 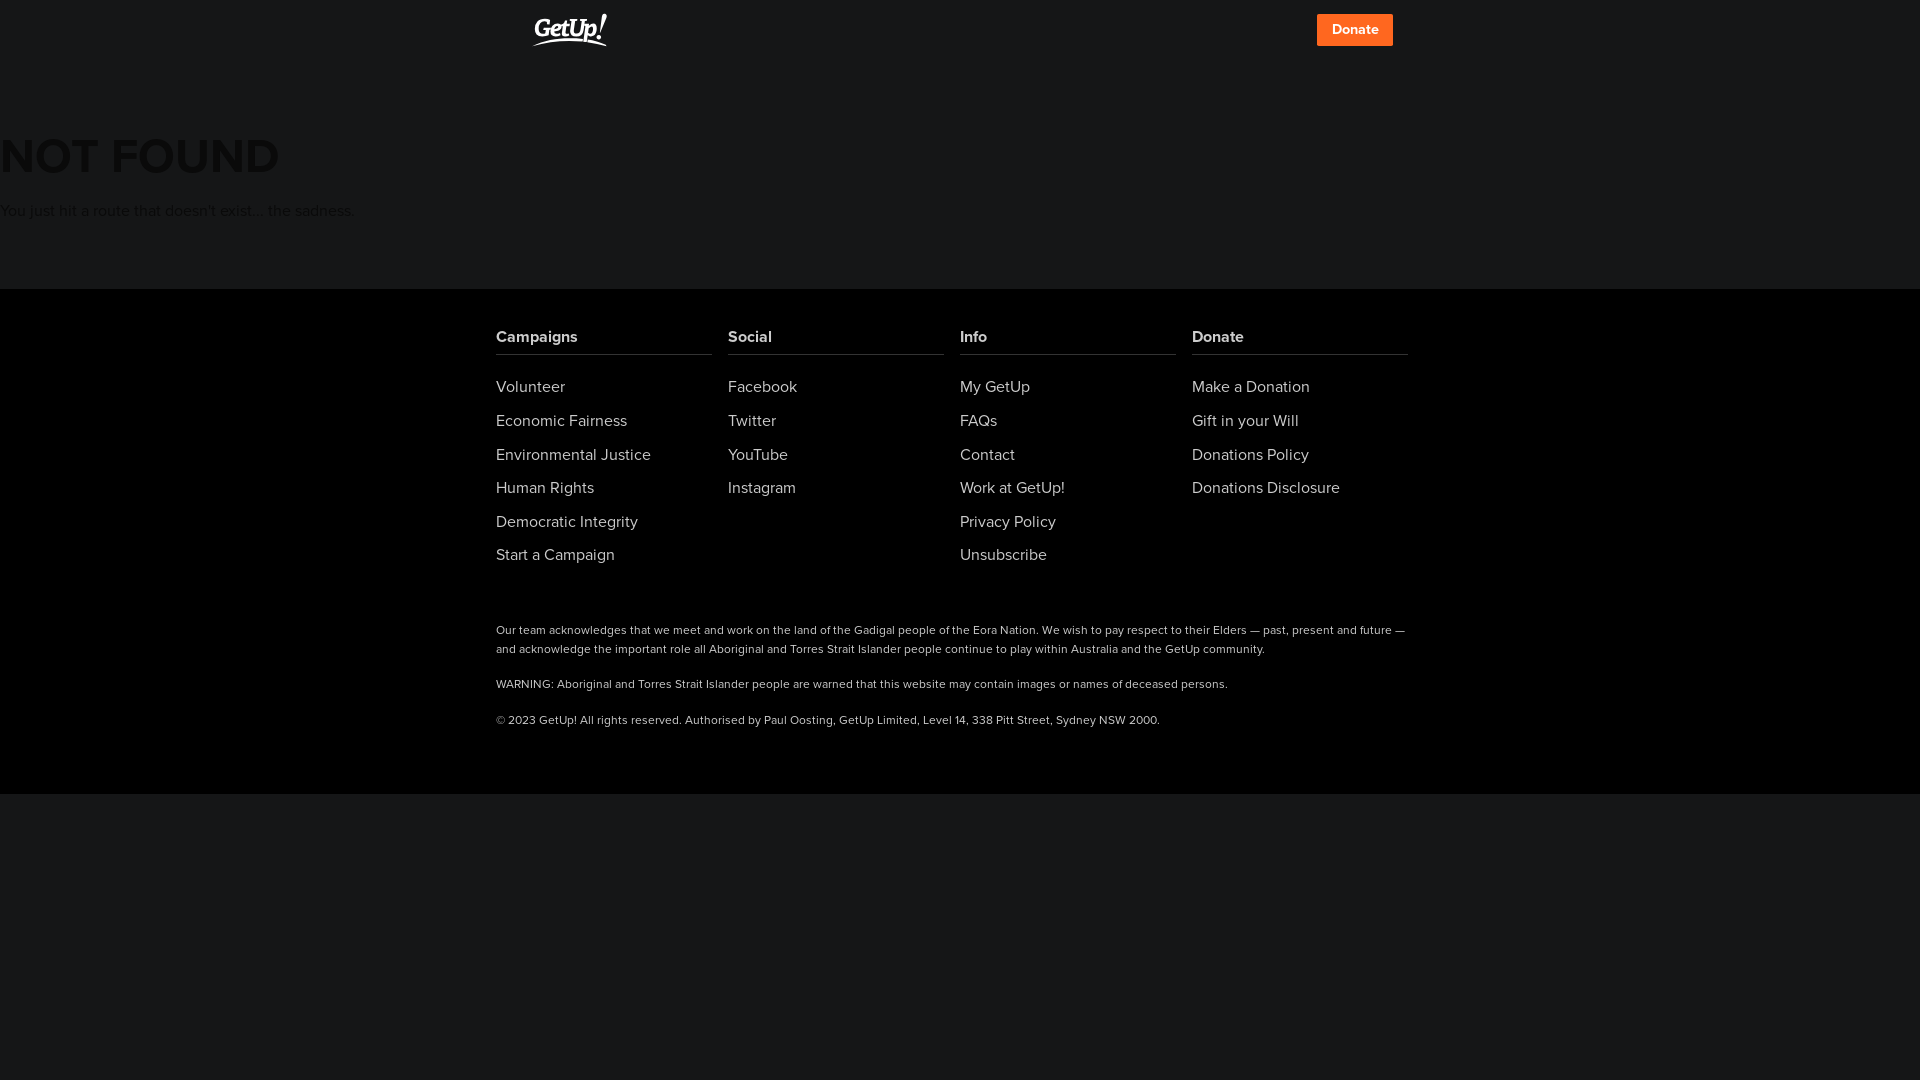 I want to click on 'Make a Donation', so click(x=1191, y=386).